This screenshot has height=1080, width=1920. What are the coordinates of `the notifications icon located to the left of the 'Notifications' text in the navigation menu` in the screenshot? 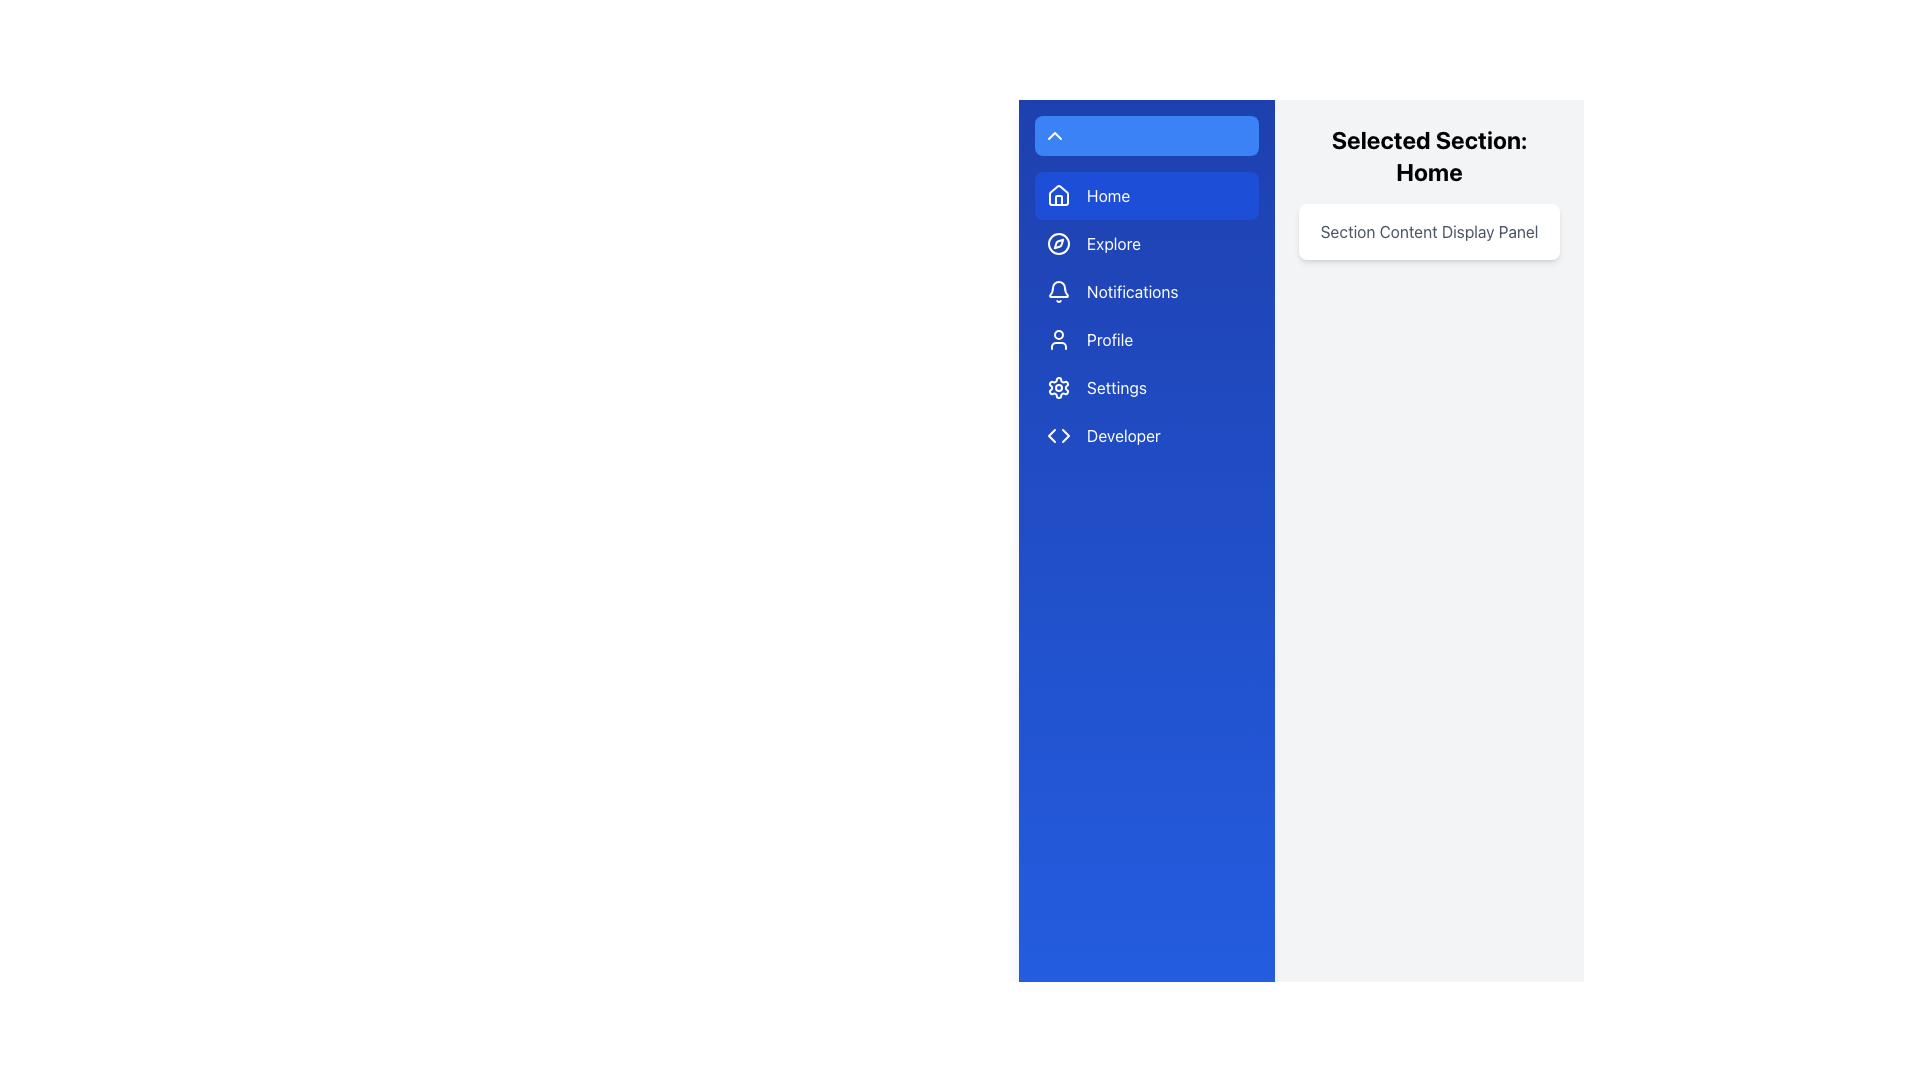 It's located at (1058, 292).